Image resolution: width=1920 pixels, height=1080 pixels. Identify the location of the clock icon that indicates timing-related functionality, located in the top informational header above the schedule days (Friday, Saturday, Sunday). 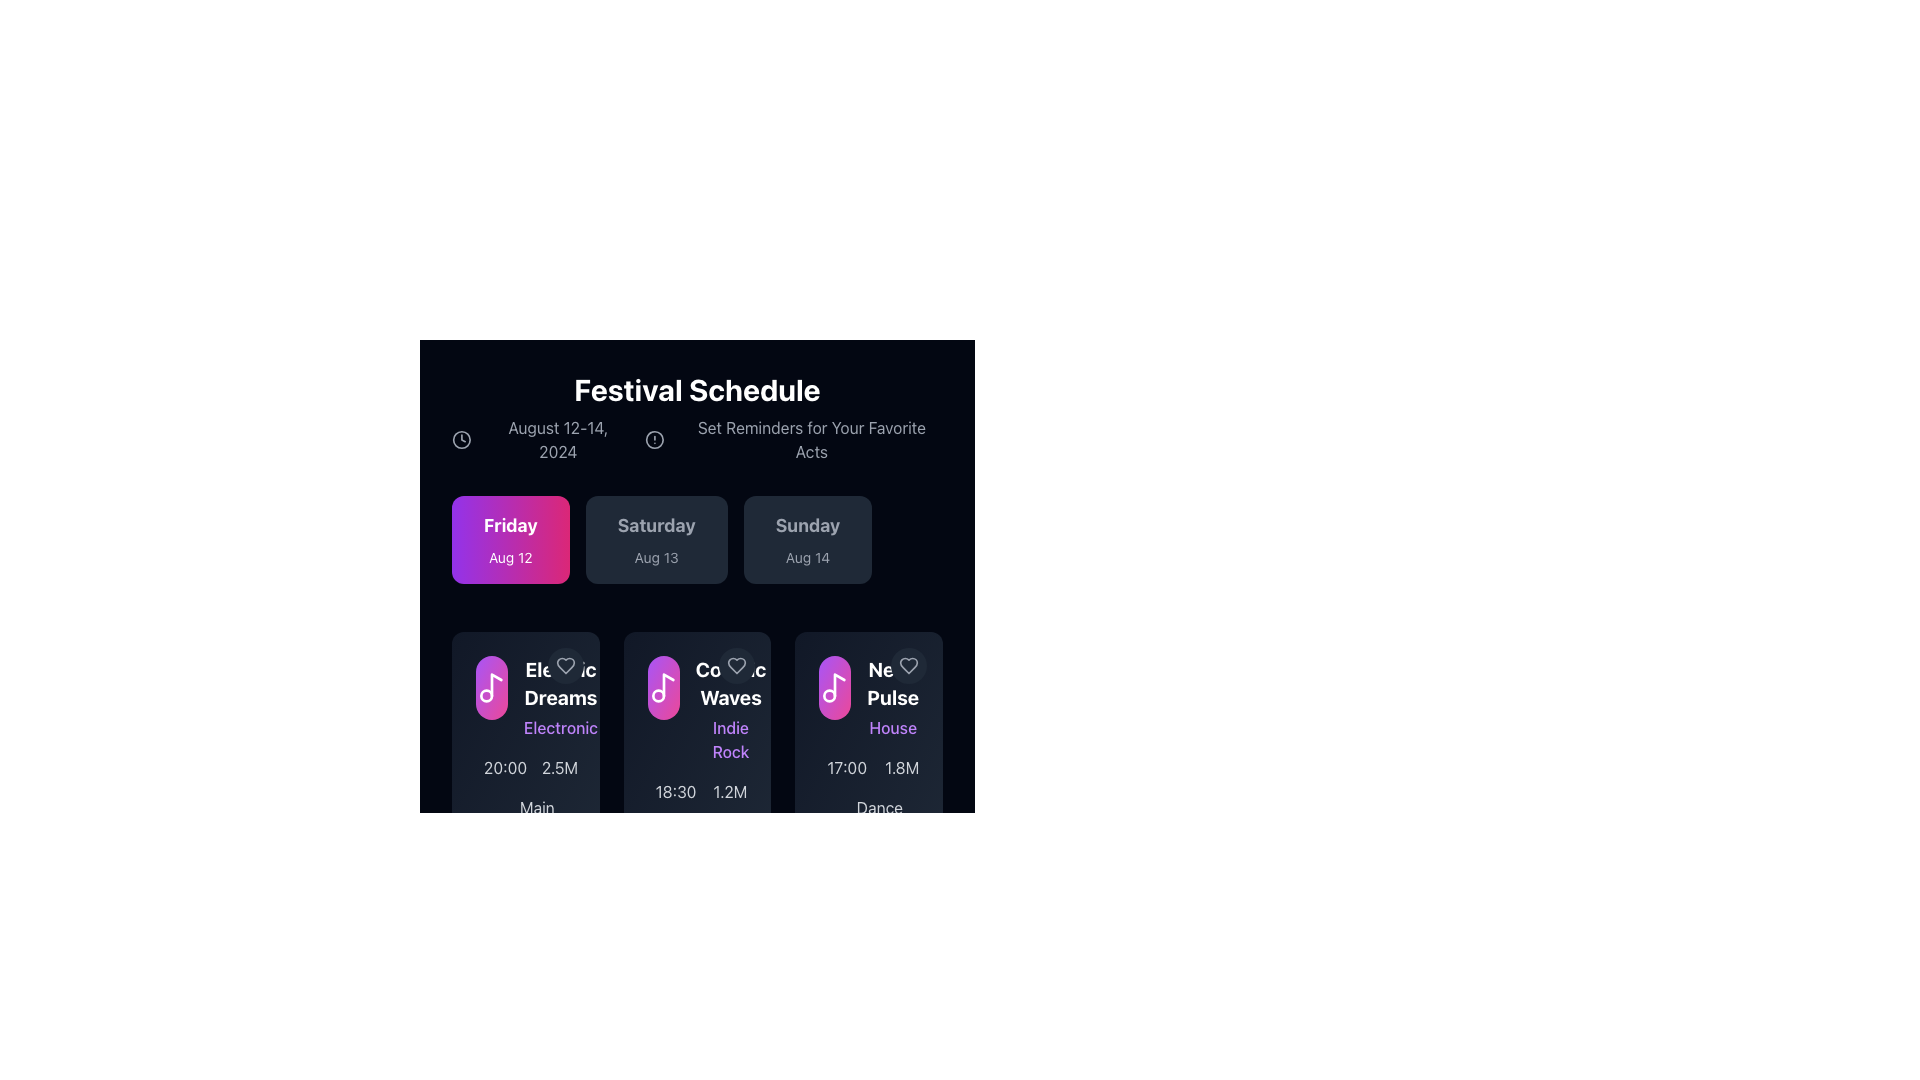
(460, 438).